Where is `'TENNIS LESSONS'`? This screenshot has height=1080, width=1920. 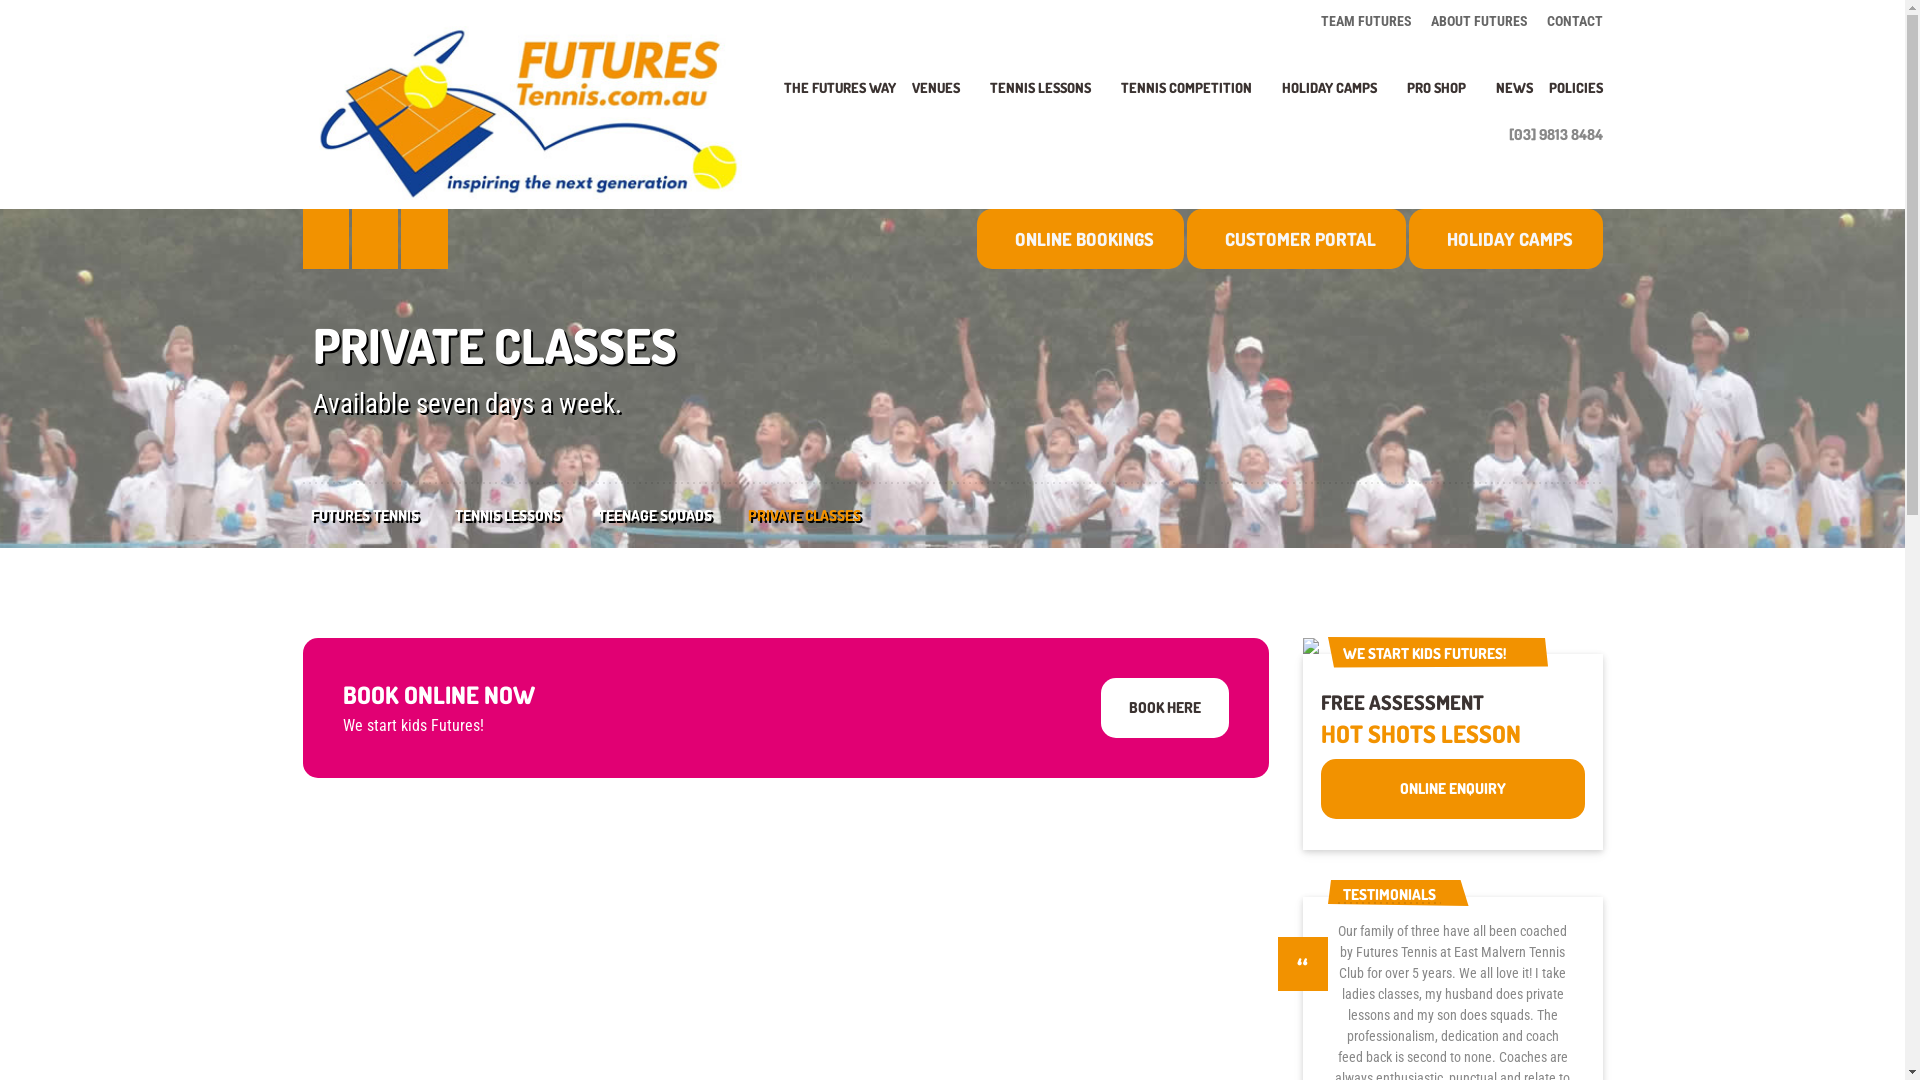
'TENNIS LESSONS' is located at coordinates (982, 98).